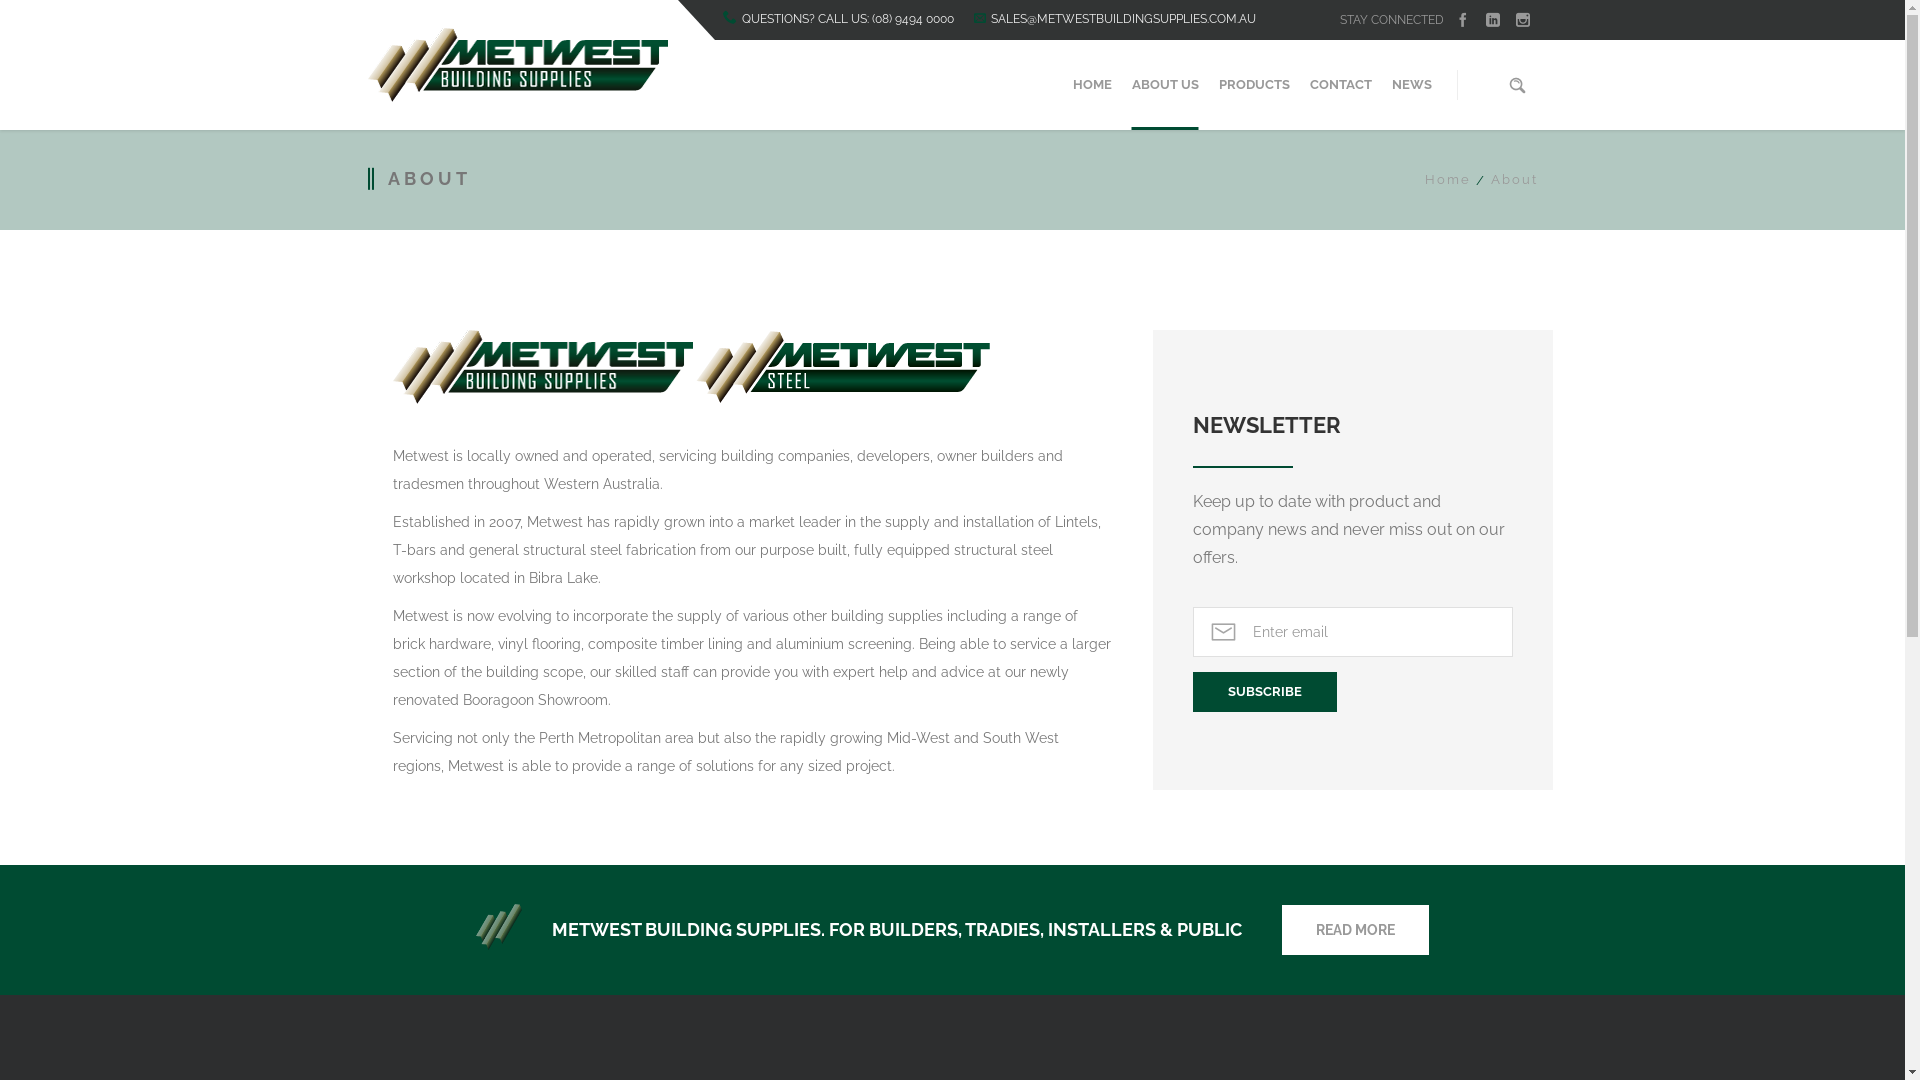 The height and width of the screenshot is (1080, 1920). What do you see at coordinates (1252, 83) in the screenshot?
I see `'PRODUCTS'` at bounding box center [1252, 83].